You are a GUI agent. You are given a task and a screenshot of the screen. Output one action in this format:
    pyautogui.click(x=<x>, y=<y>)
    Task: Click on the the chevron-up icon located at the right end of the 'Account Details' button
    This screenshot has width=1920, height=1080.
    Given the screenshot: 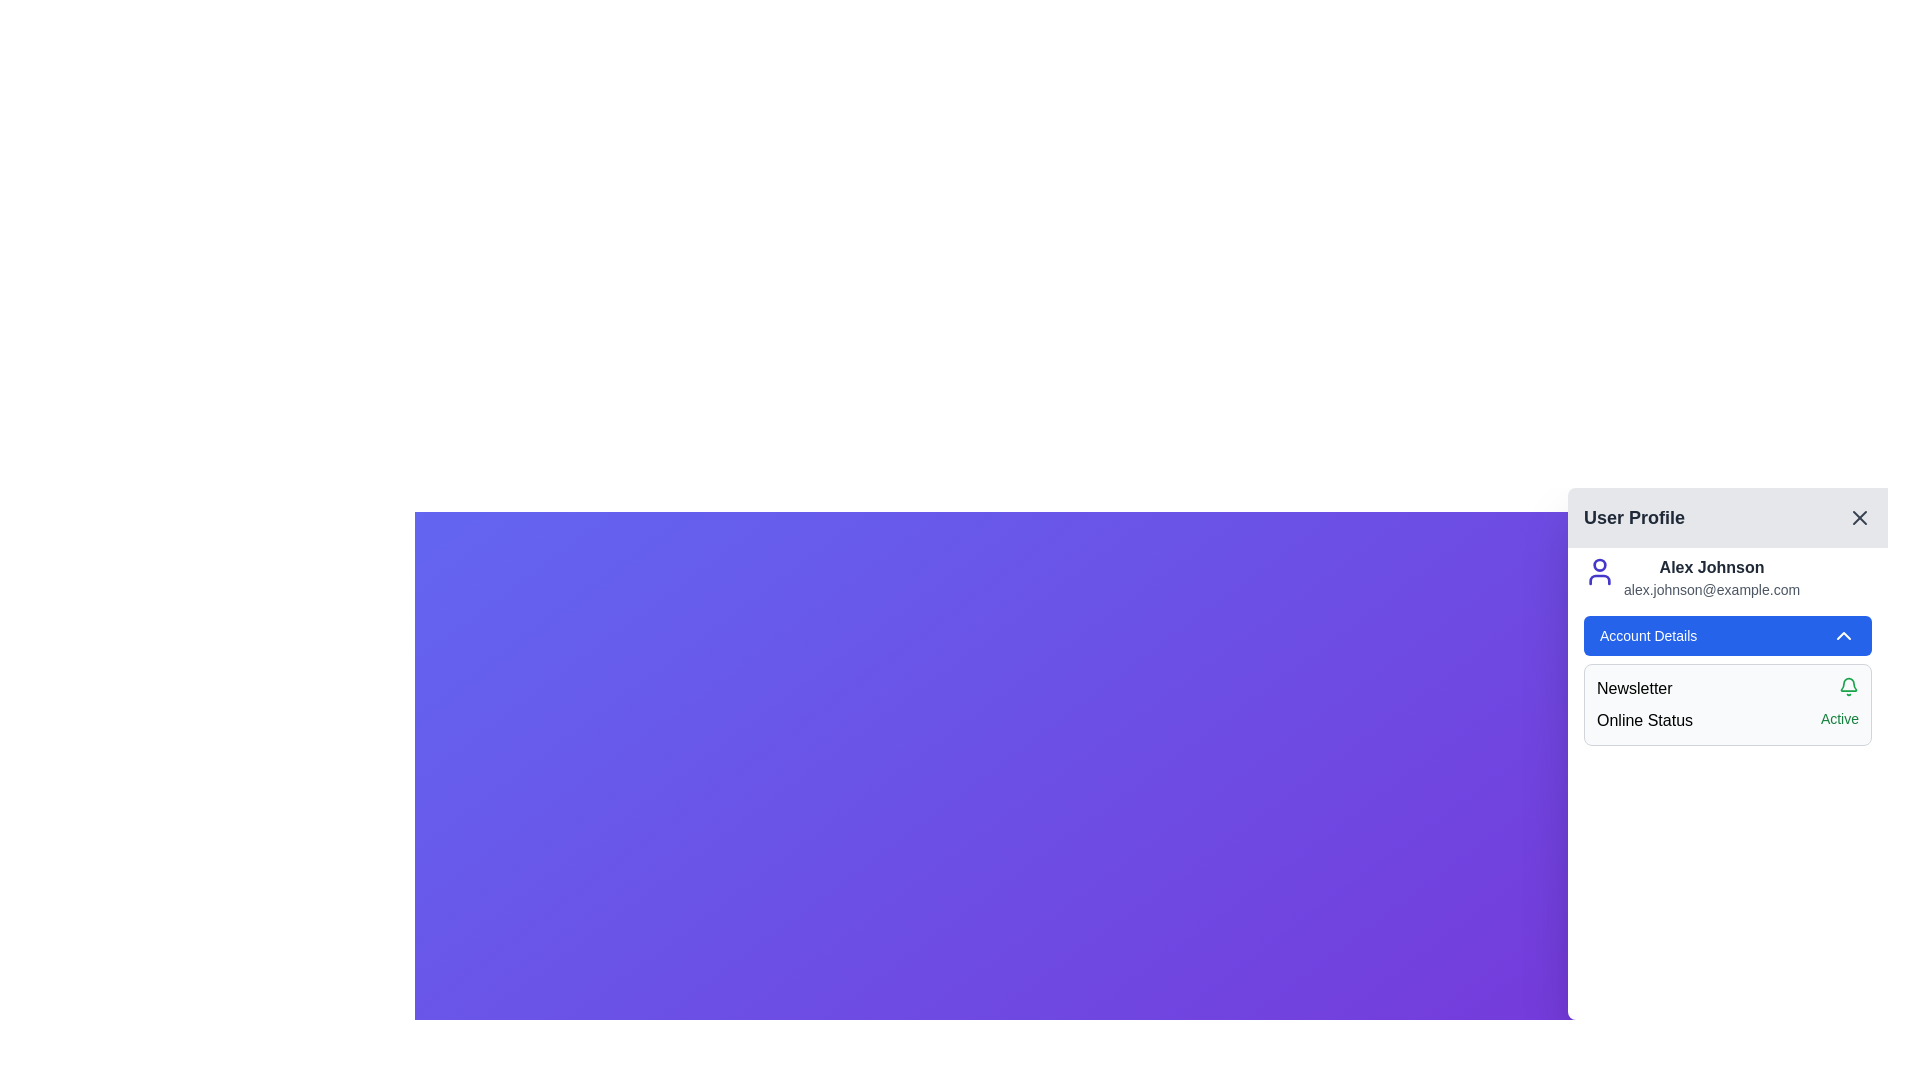 What is the action you would take?
    pyautogui.click(x=1842, y=636)
    